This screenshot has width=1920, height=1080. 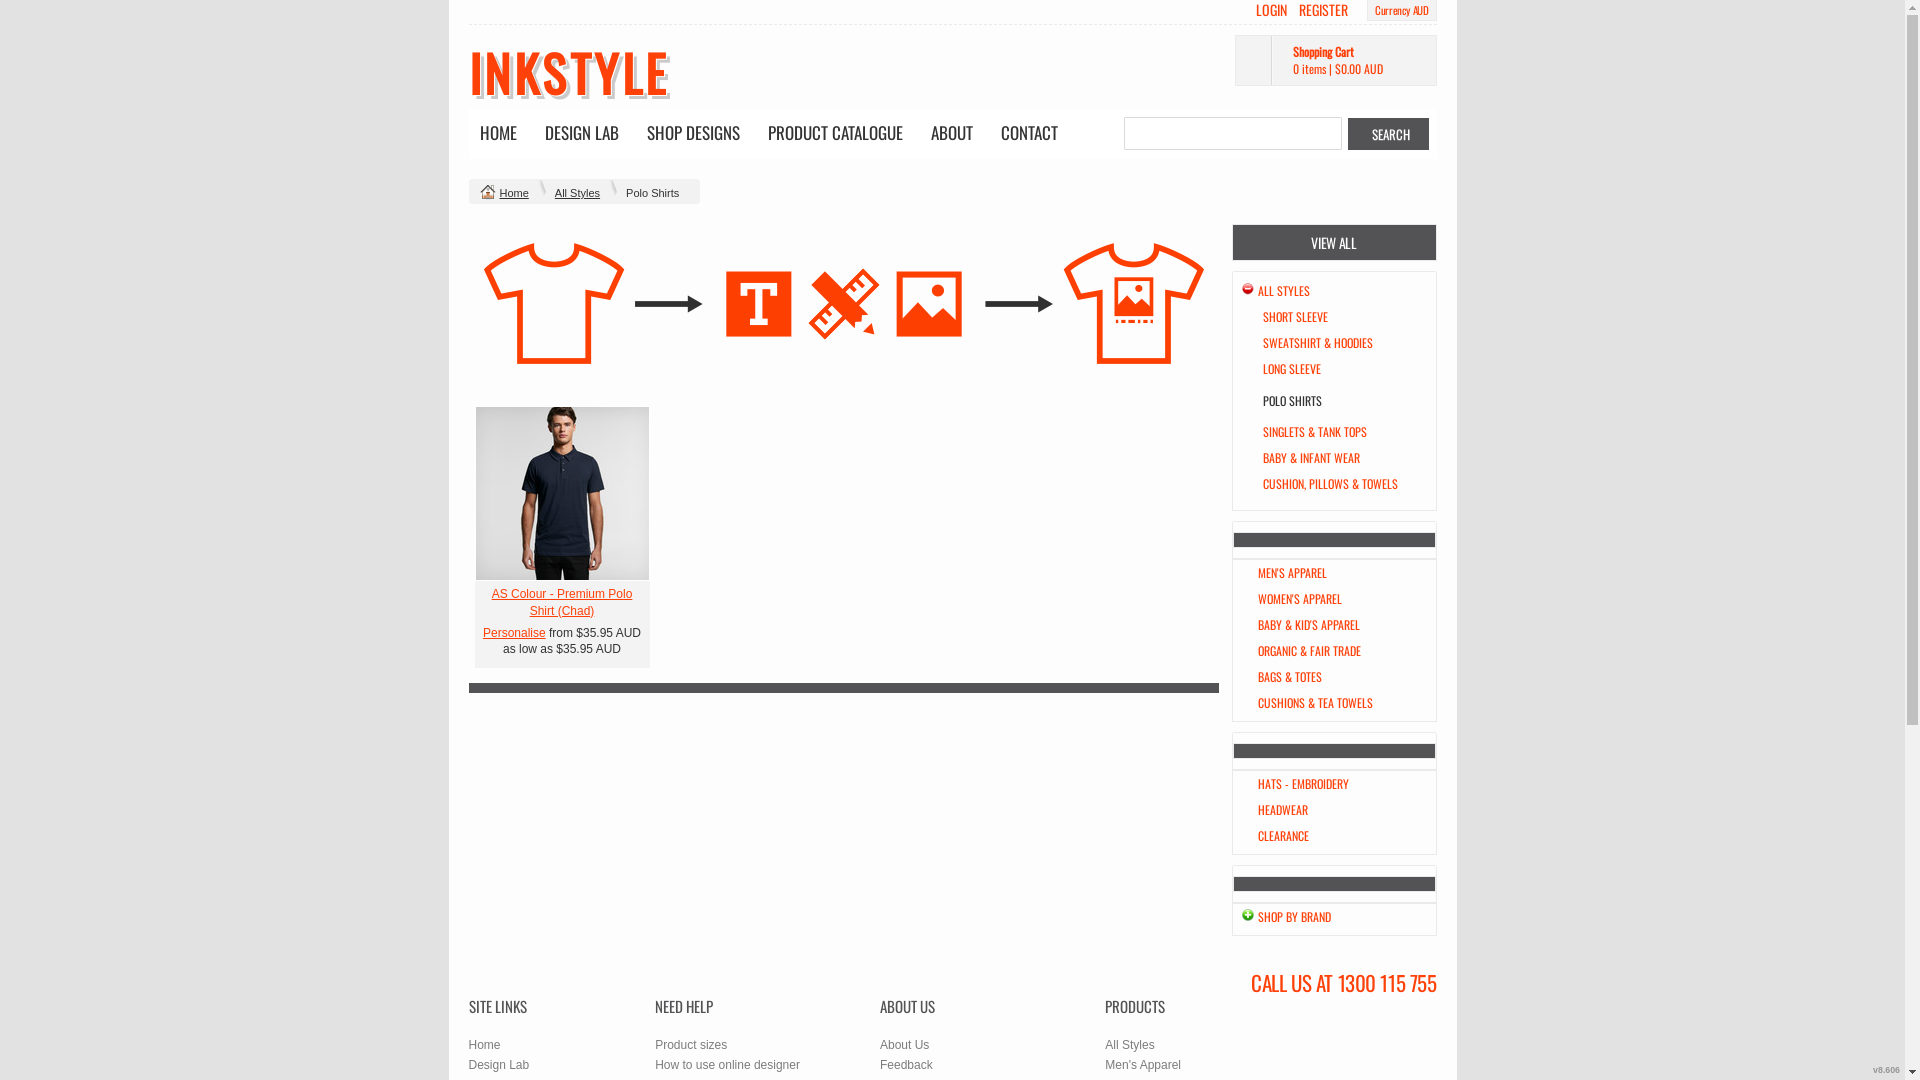 I want to click on 'HOME', so click(x=469, y=134).